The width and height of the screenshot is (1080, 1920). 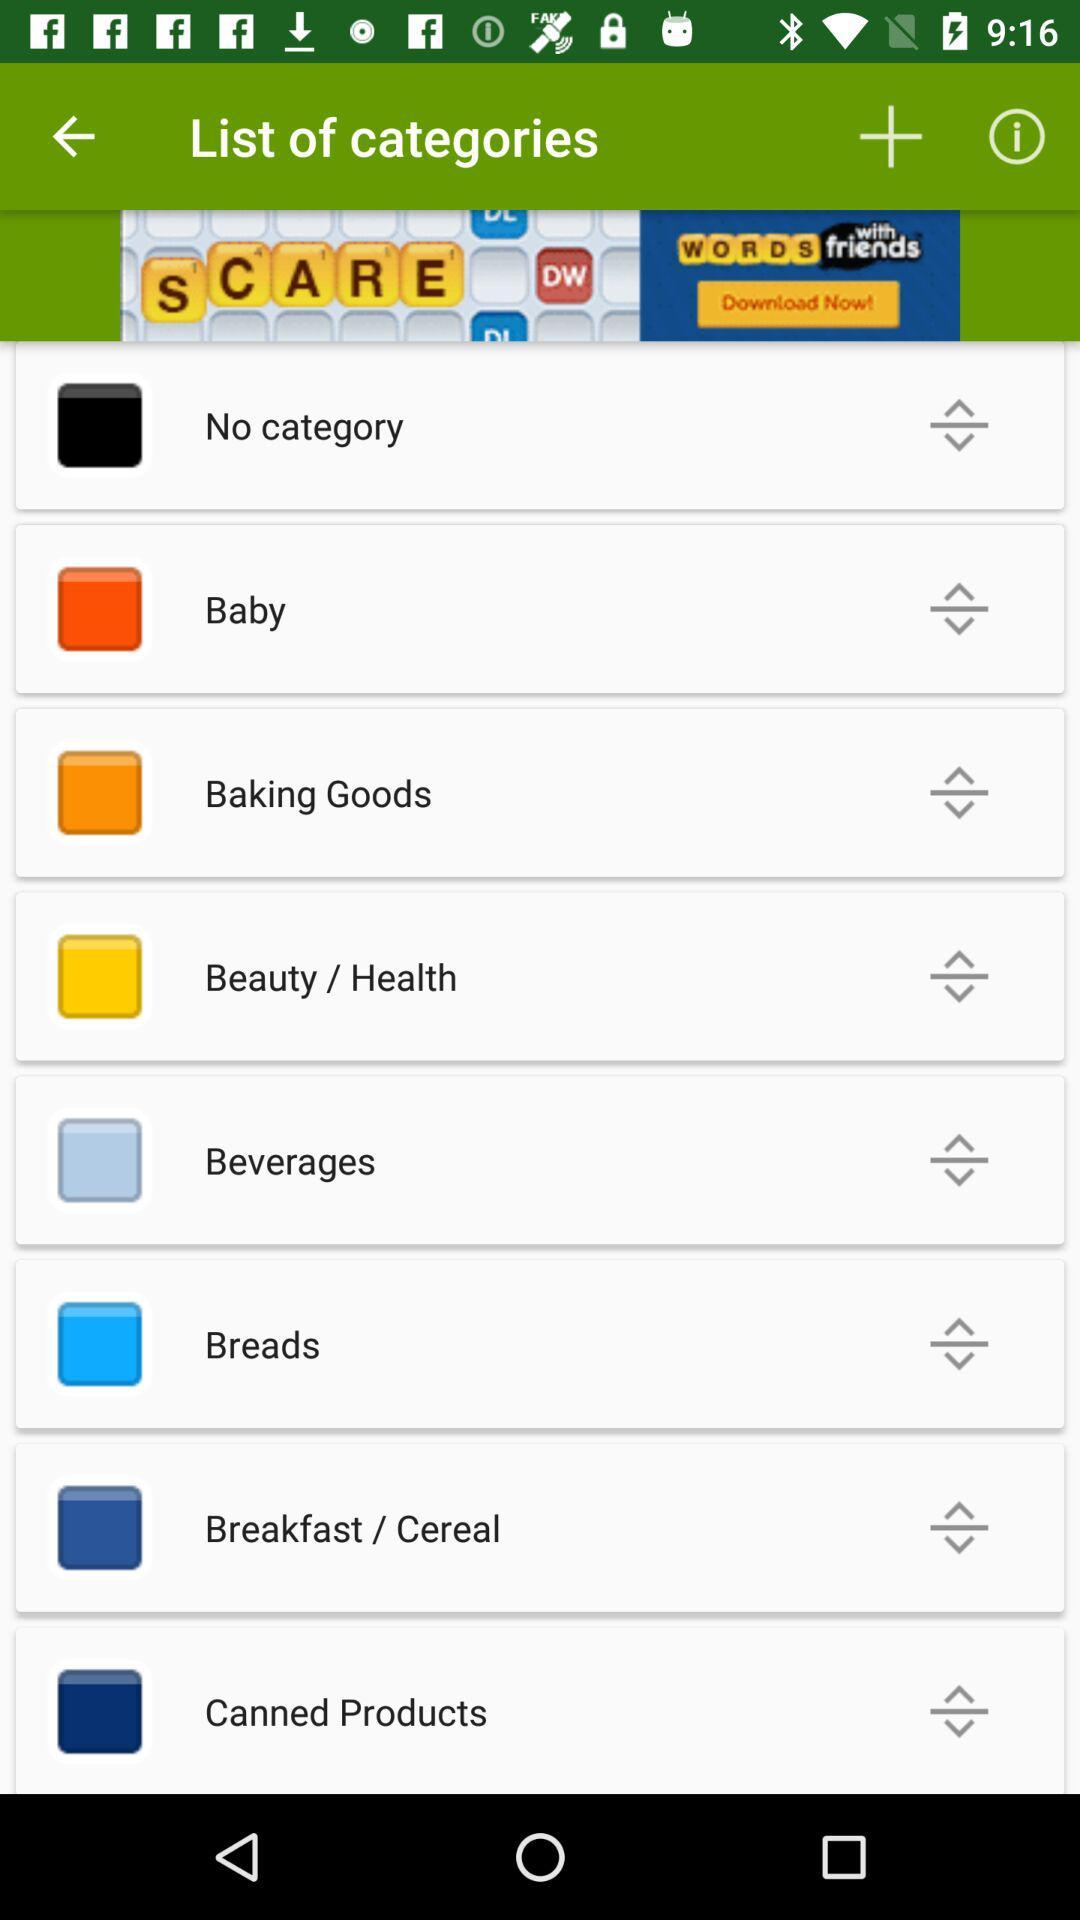 What do you see at coordinates (540, 274) in the screenshot?
I see `advertisement` at bounding box center [540, 274].